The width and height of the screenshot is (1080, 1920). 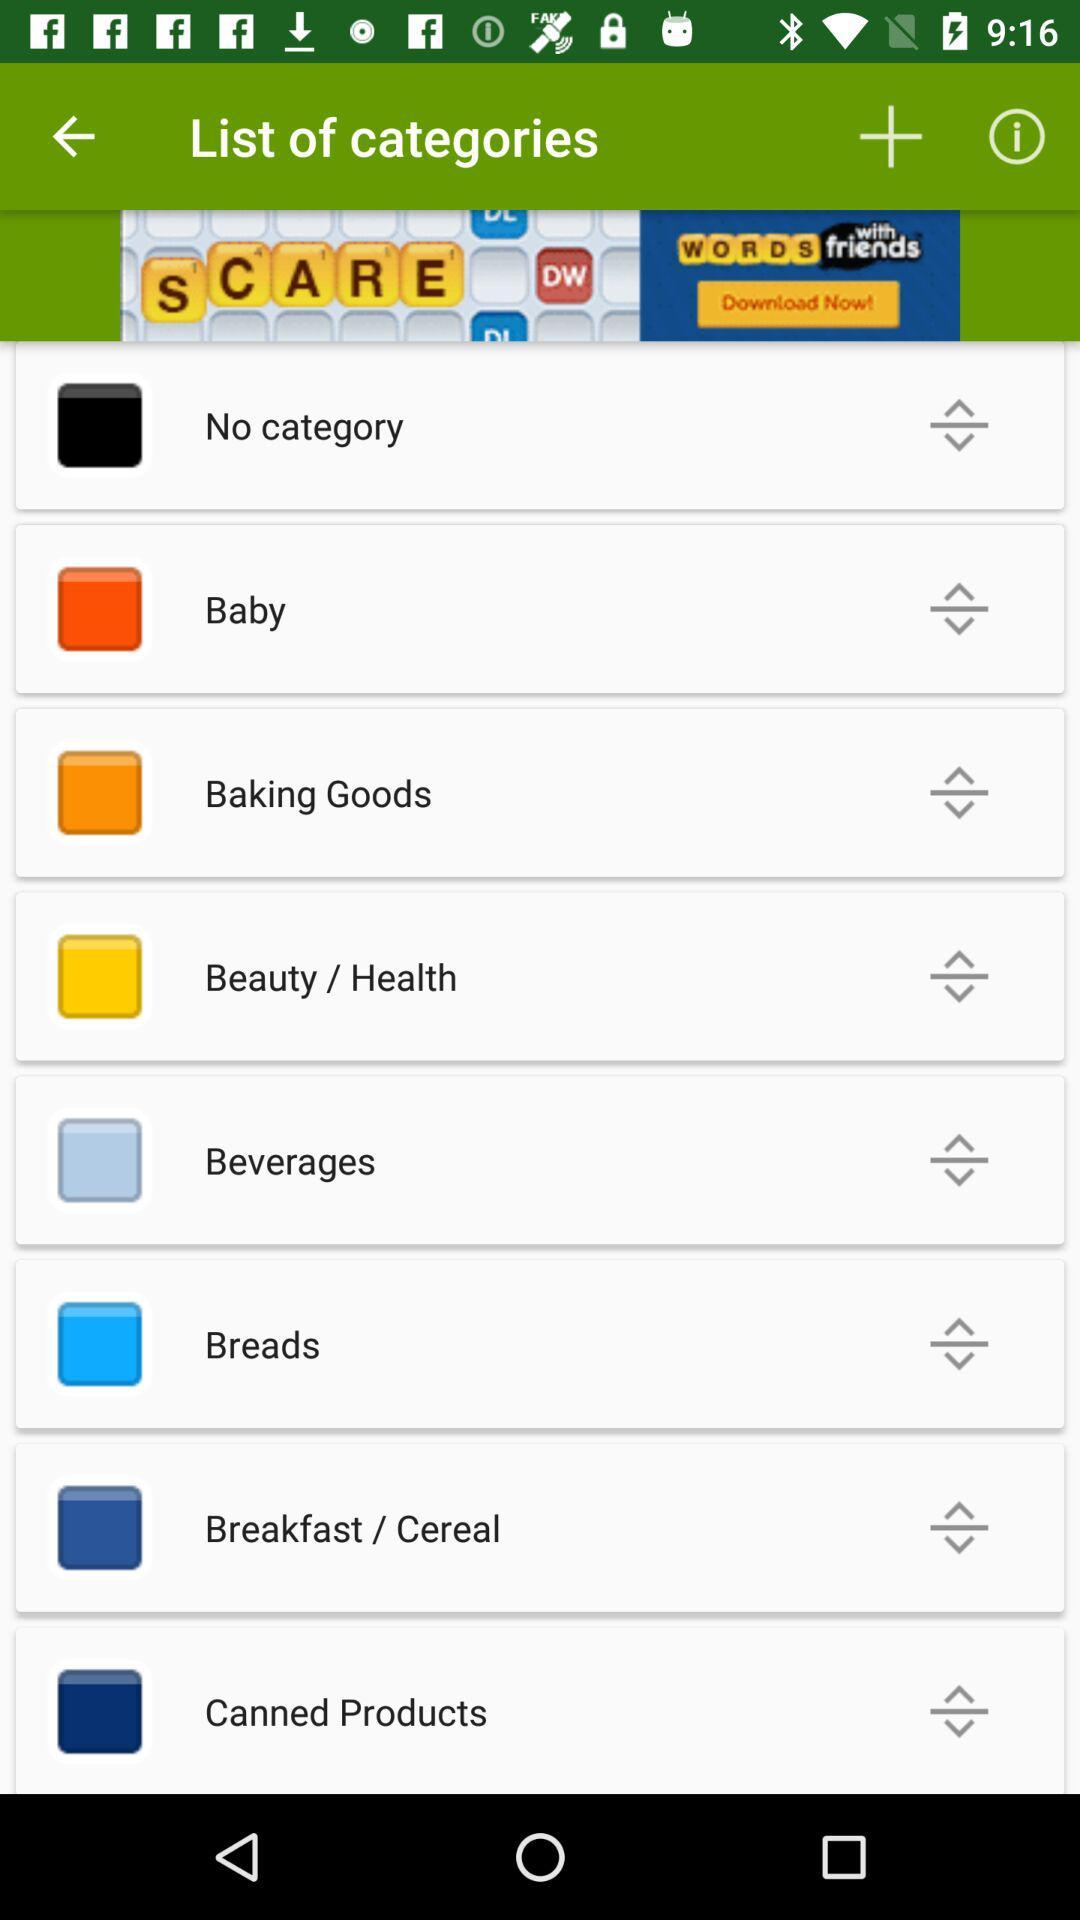 What do you see at coordinates (540, 274) in the screenshot?
I see `advertisement` at bounding box center [540, 274].